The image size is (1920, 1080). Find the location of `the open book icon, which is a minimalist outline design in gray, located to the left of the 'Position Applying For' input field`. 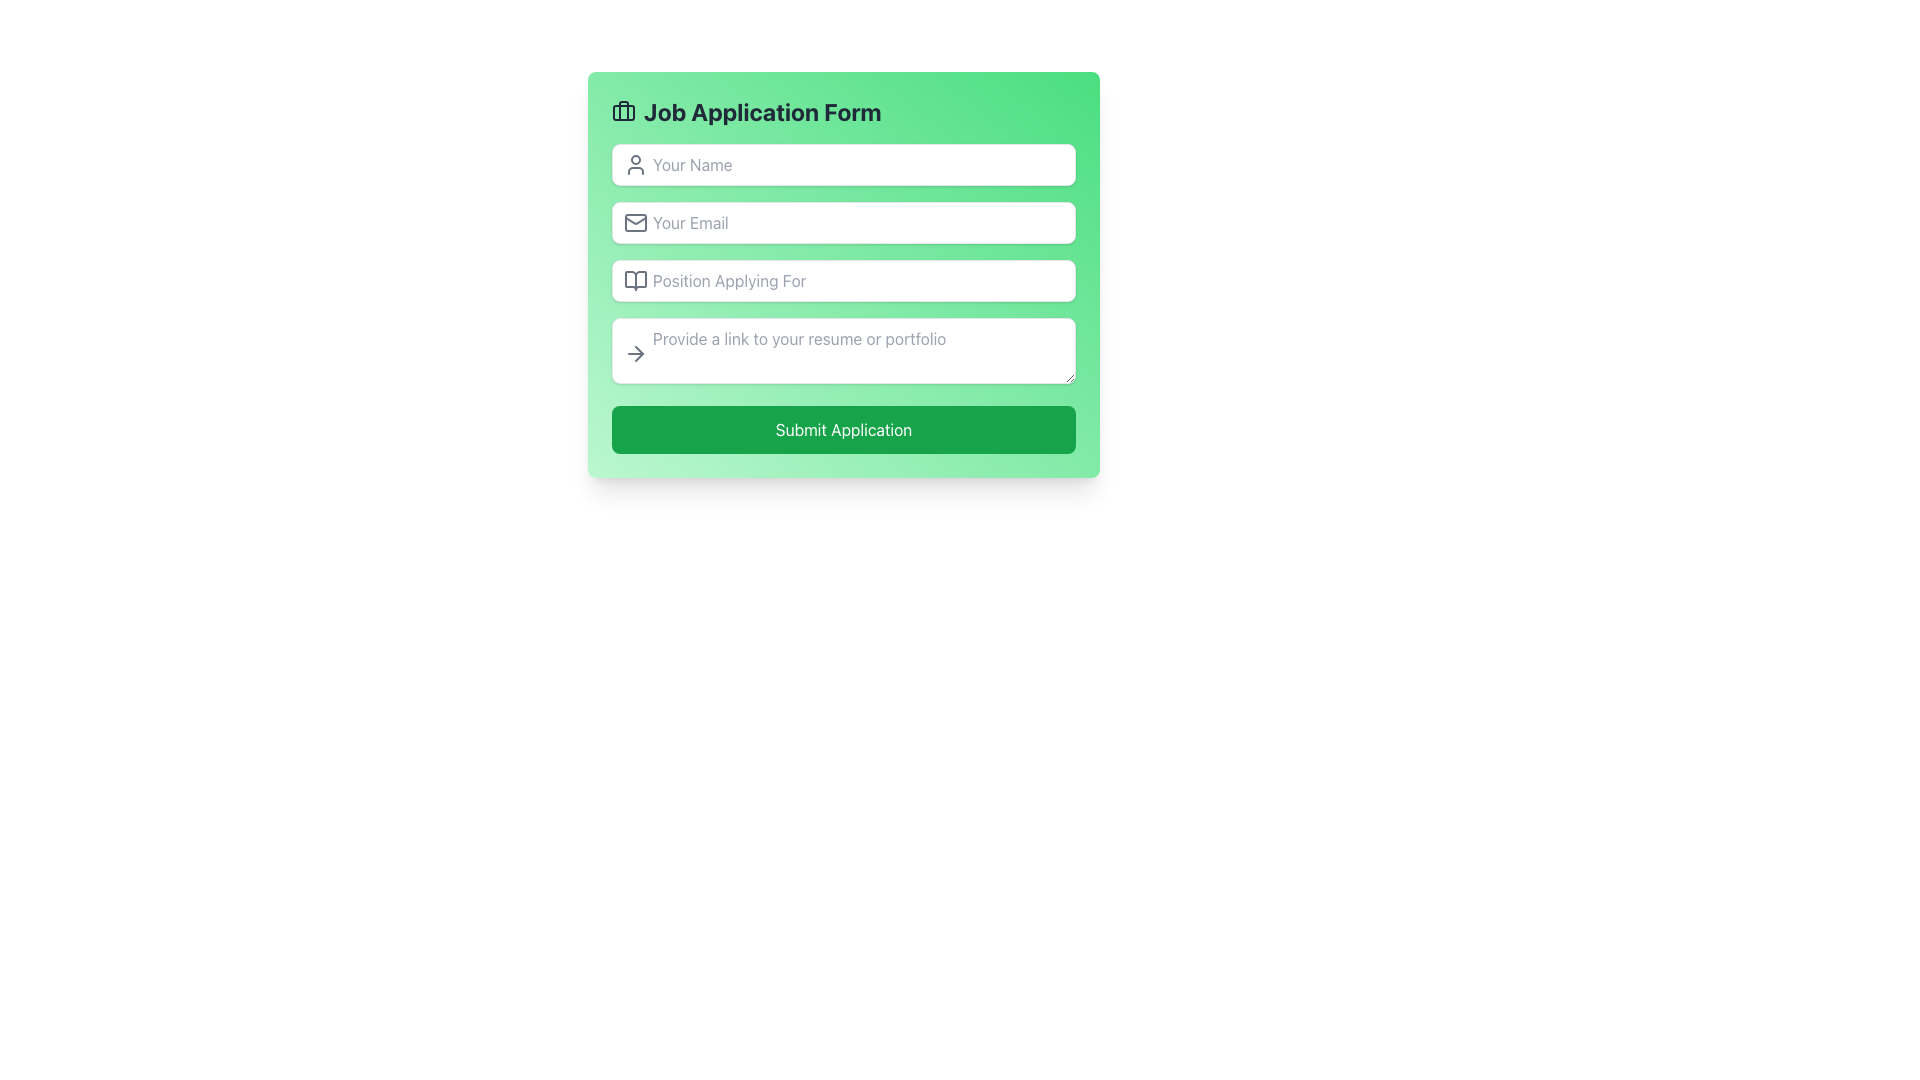

the open book icon, which is a minimalist outline design in gray, located to the left of the 'Position Applying For' input field is located at coordinates (634, 281).